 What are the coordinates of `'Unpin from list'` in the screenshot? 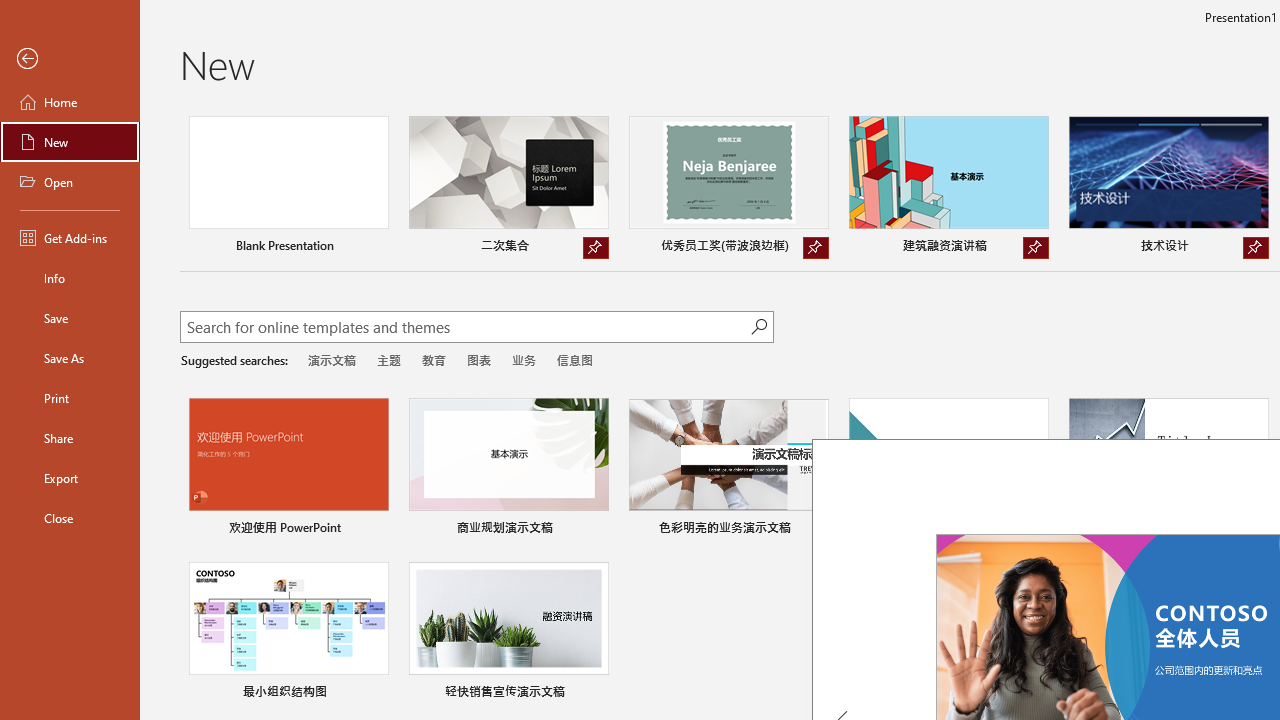 It's located at (1254, 247).